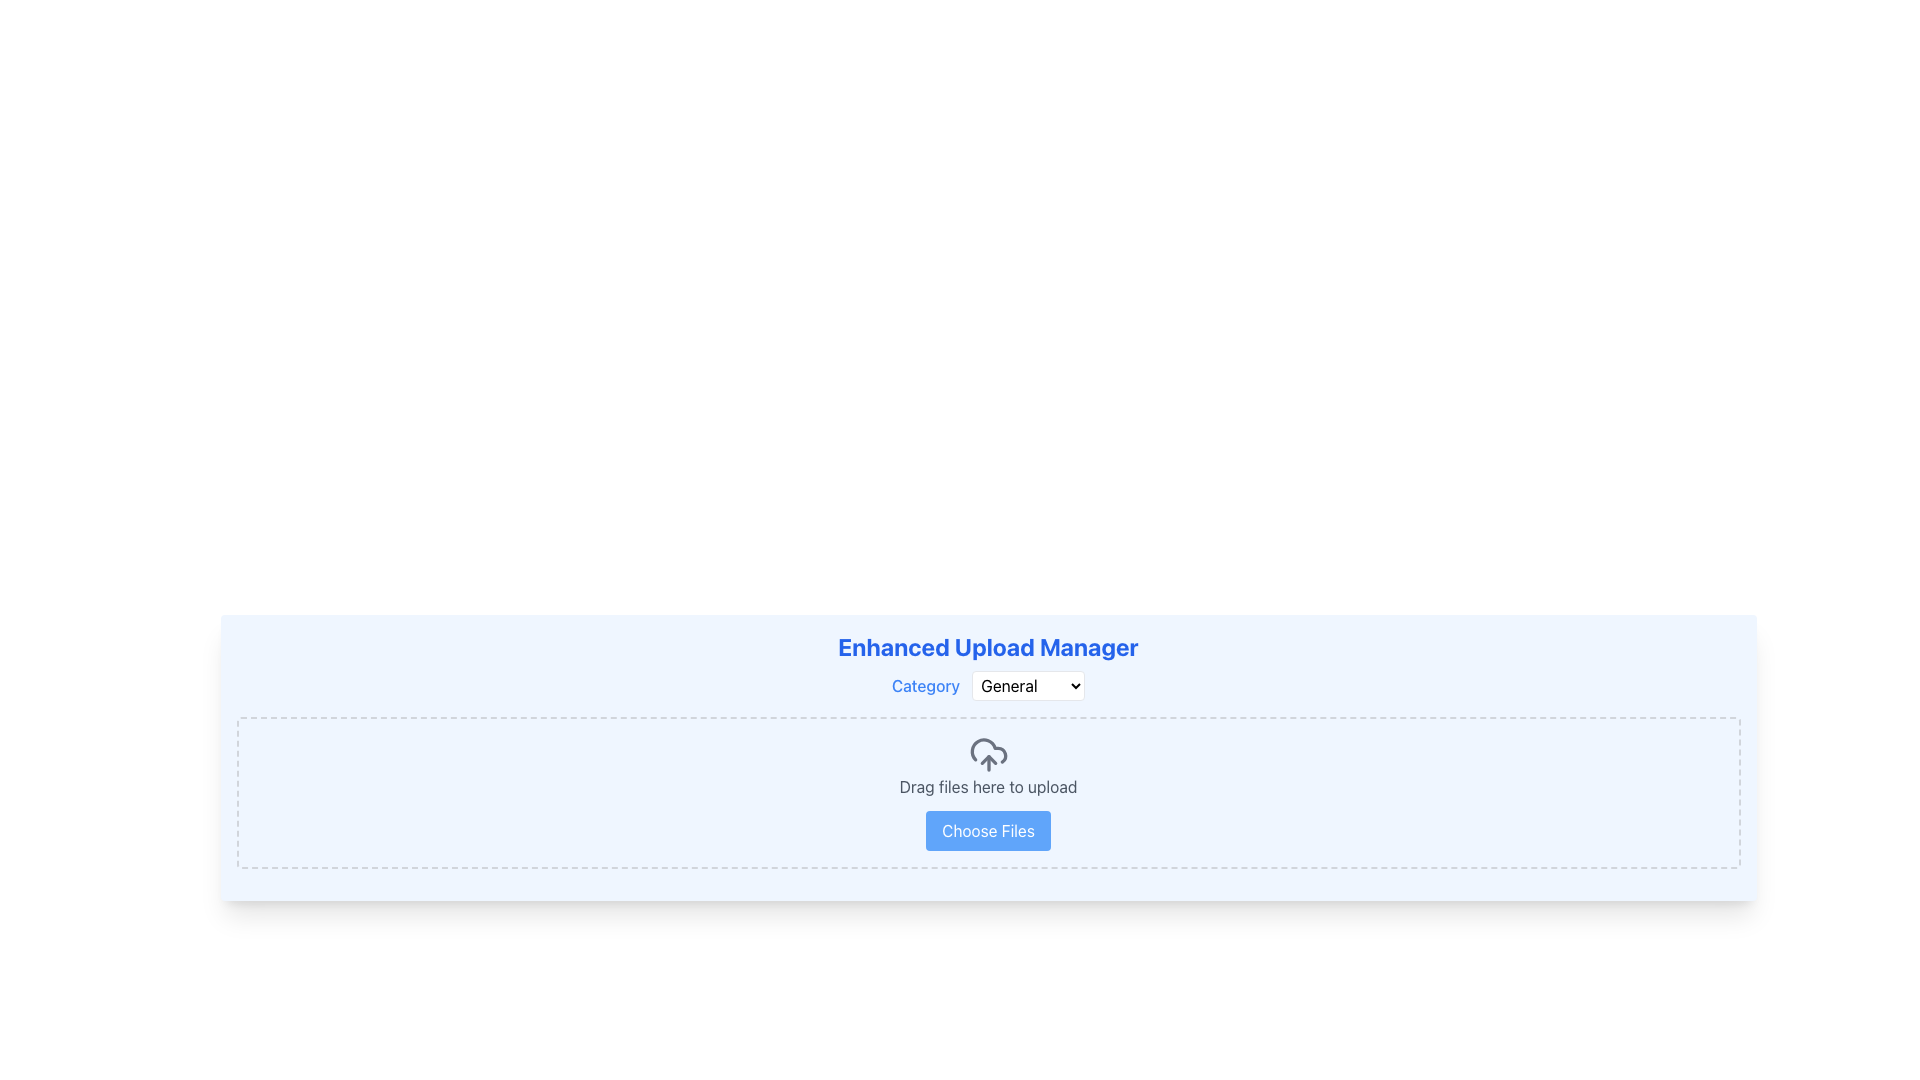 The width and height of the screenshot is (1920, 1080). I want to click on the text label that instructs the user to drag files into the boundary for upload, located below a cloud-upload icon and above a 'Choose Files' button, so click(988, 785).